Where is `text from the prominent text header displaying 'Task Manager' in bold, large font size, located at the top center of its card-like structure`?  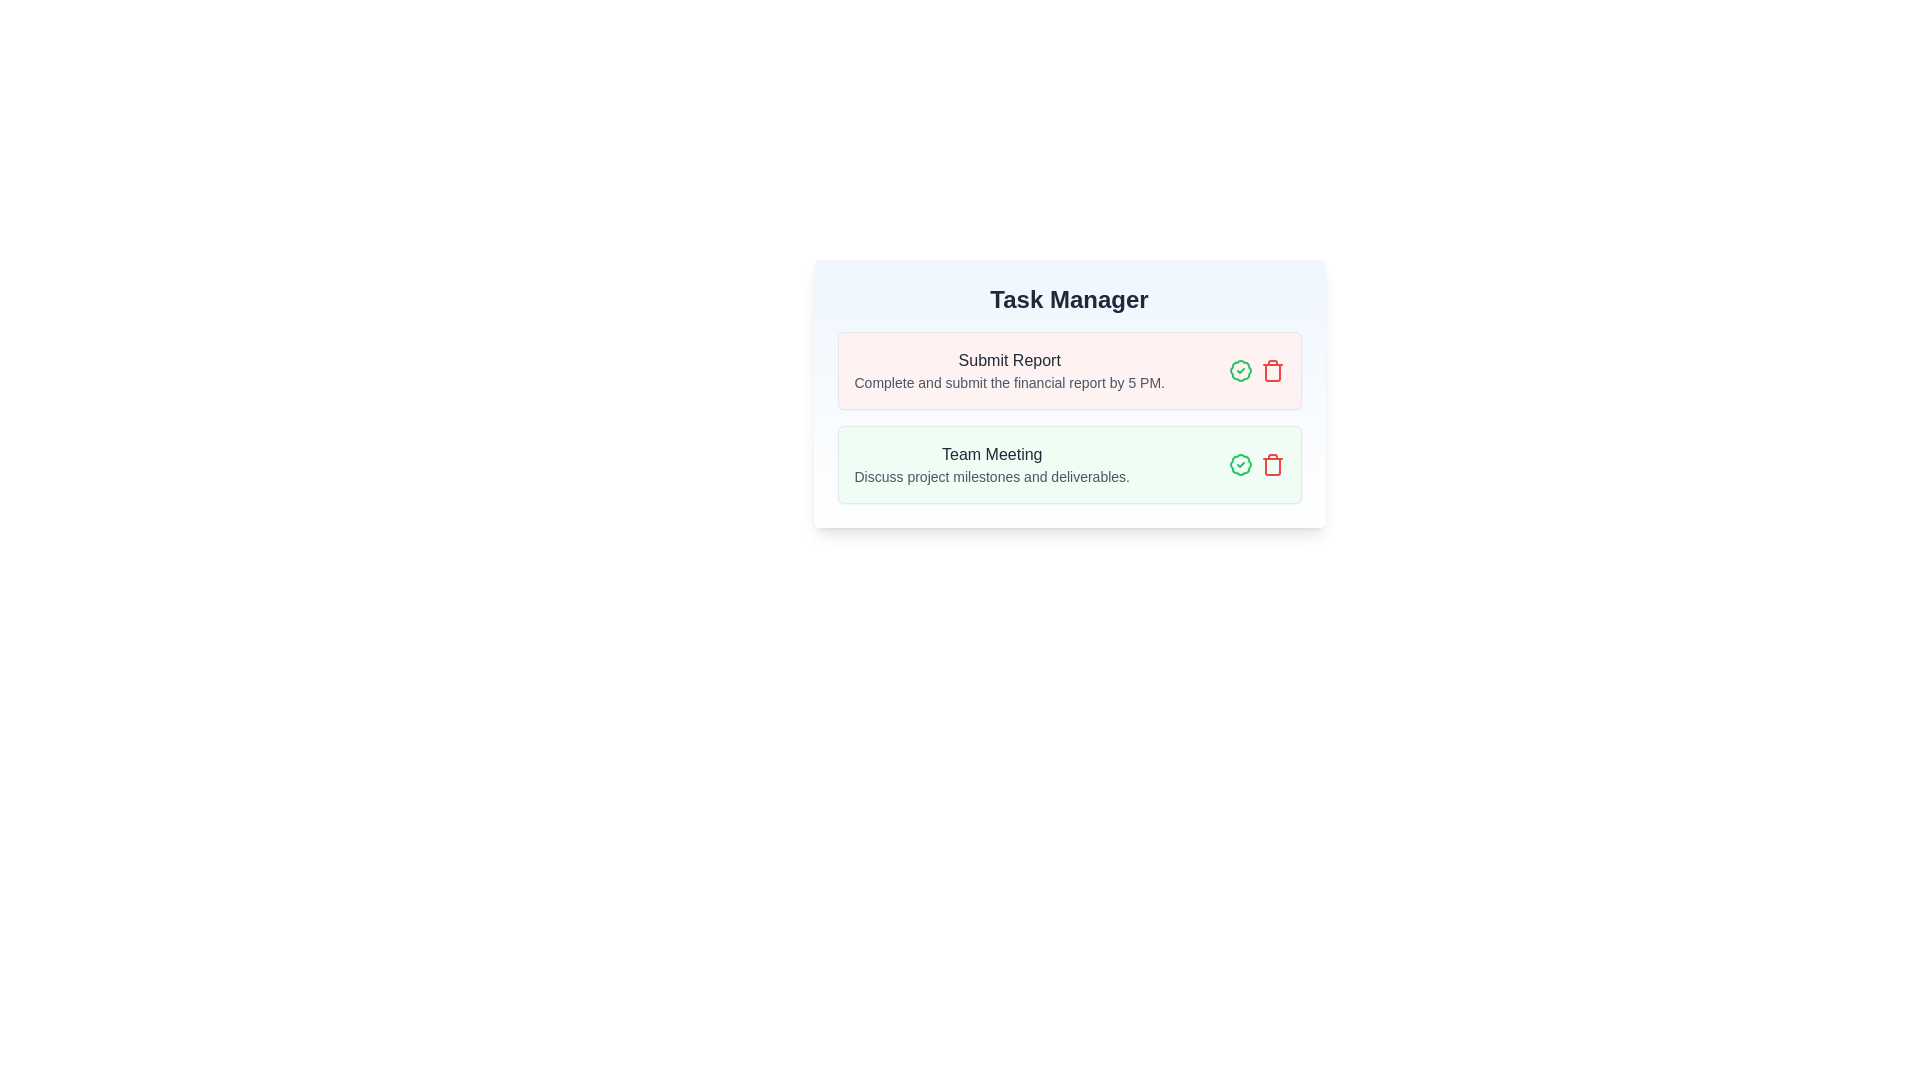 text from the prominent text header displaying 'Task Manager' in bold, large font size, located at the top center of its card-like structure is located at coordinates (1068, 300).